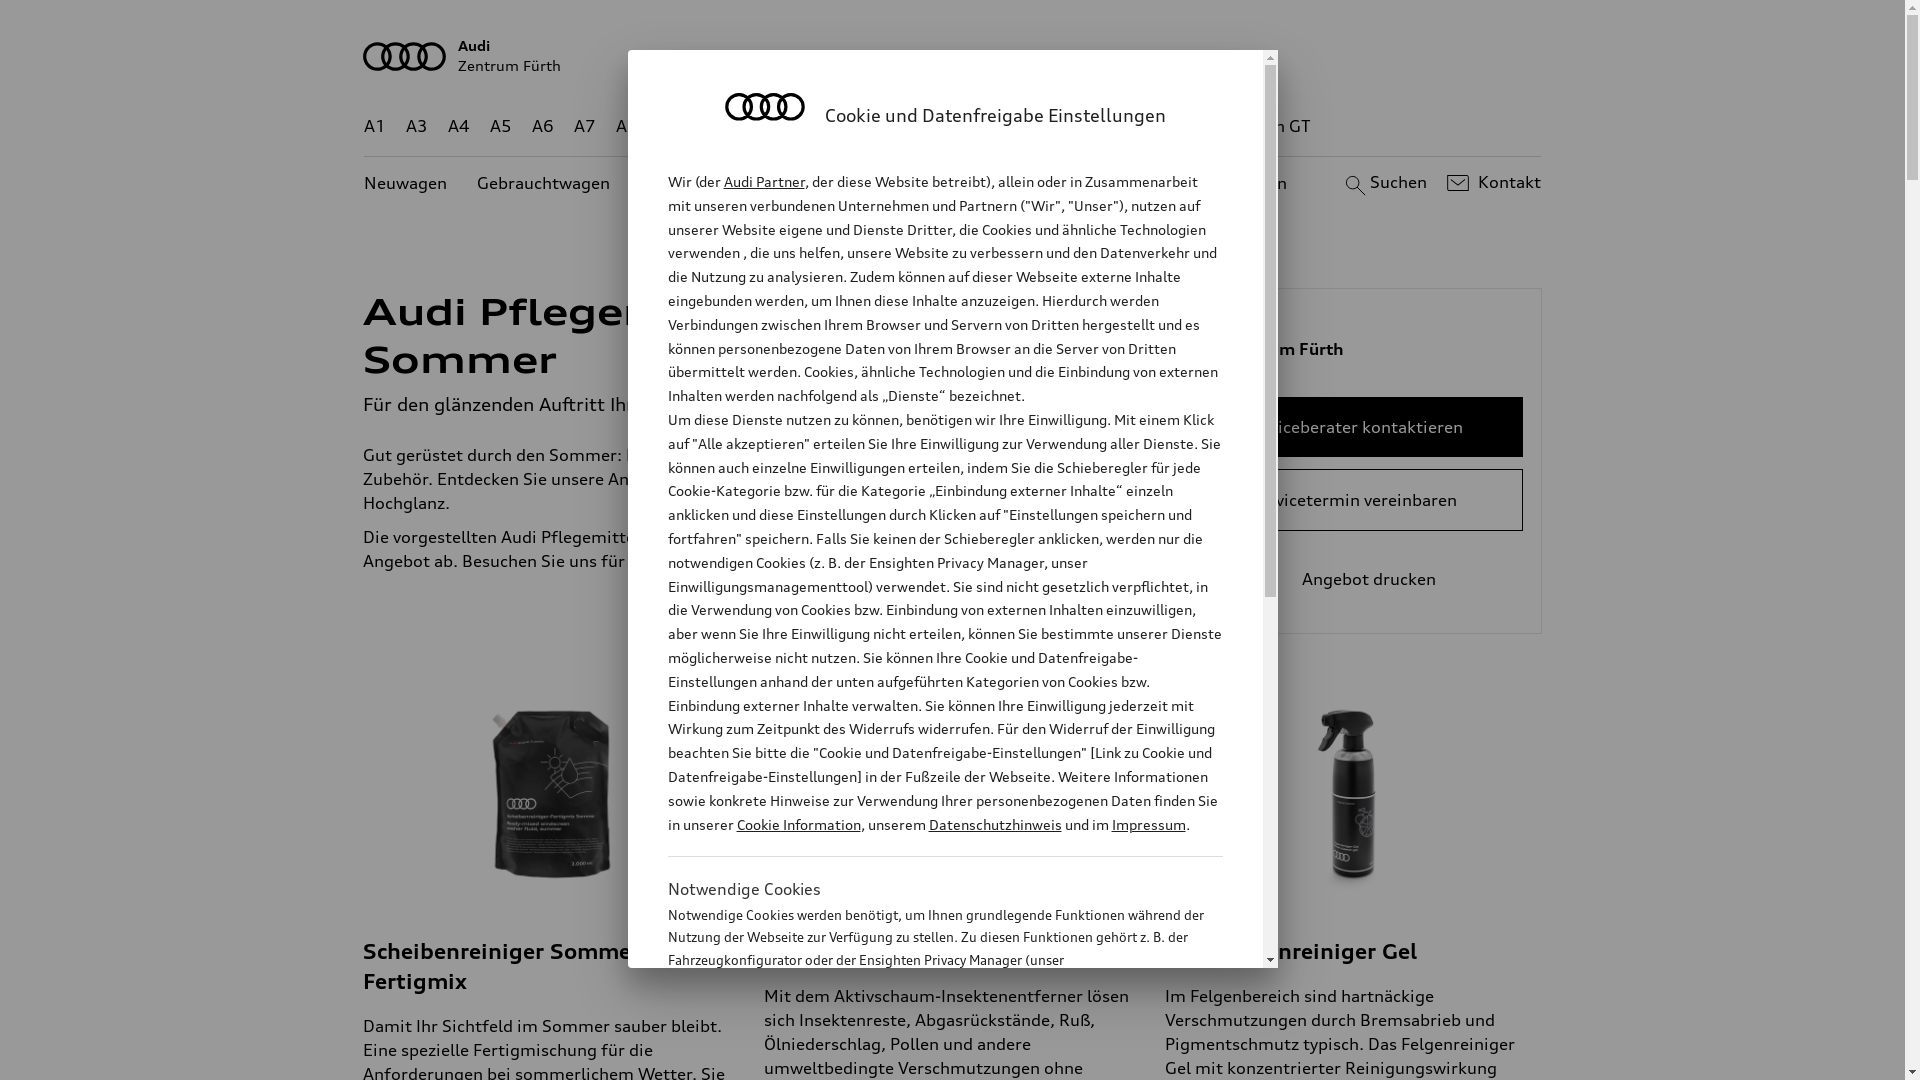 The width and height of the screenshot is (1920, 1080). What do you see at coordinates (1124, 126) in the screenshot?
I see `'RS'` at bounding box center [1124, 126].